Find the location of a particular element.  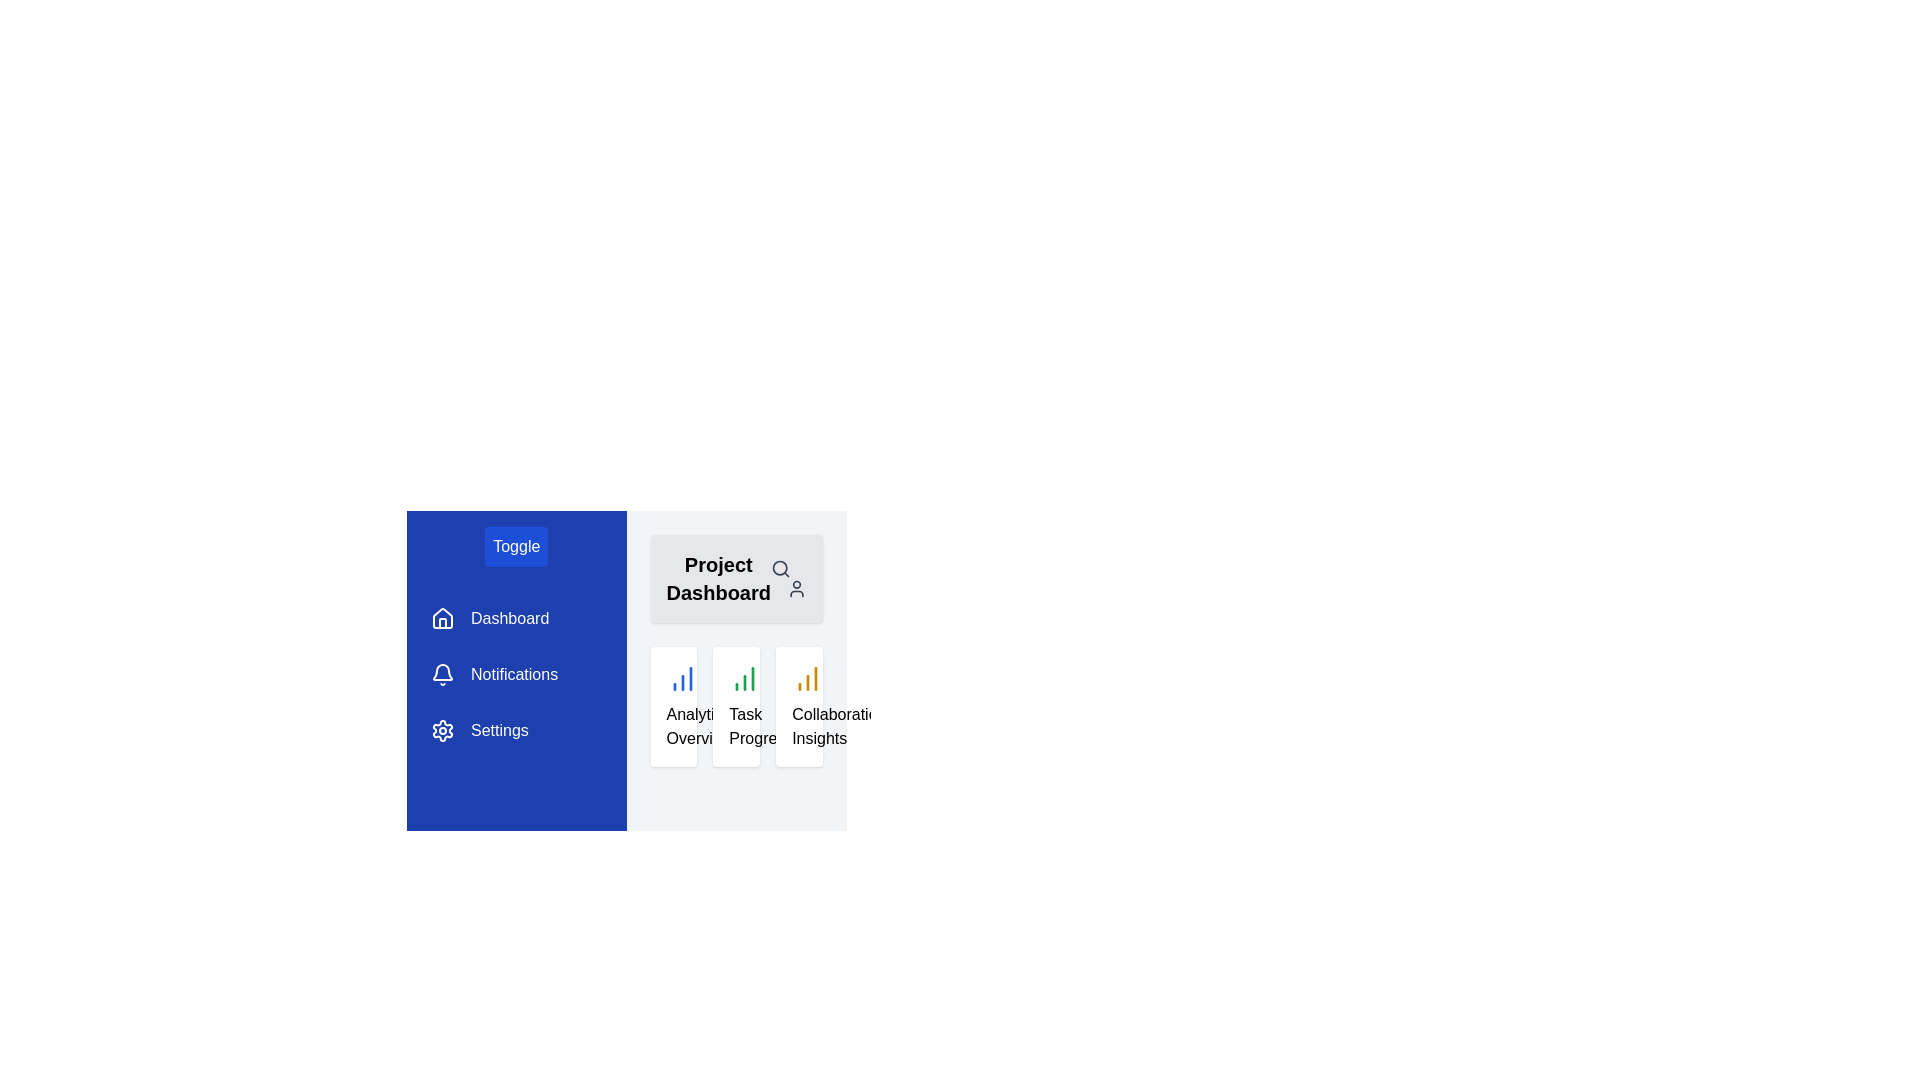

the 'Notifications' text label, which is styled in white against a blue background is located at coordinates (514, 675).